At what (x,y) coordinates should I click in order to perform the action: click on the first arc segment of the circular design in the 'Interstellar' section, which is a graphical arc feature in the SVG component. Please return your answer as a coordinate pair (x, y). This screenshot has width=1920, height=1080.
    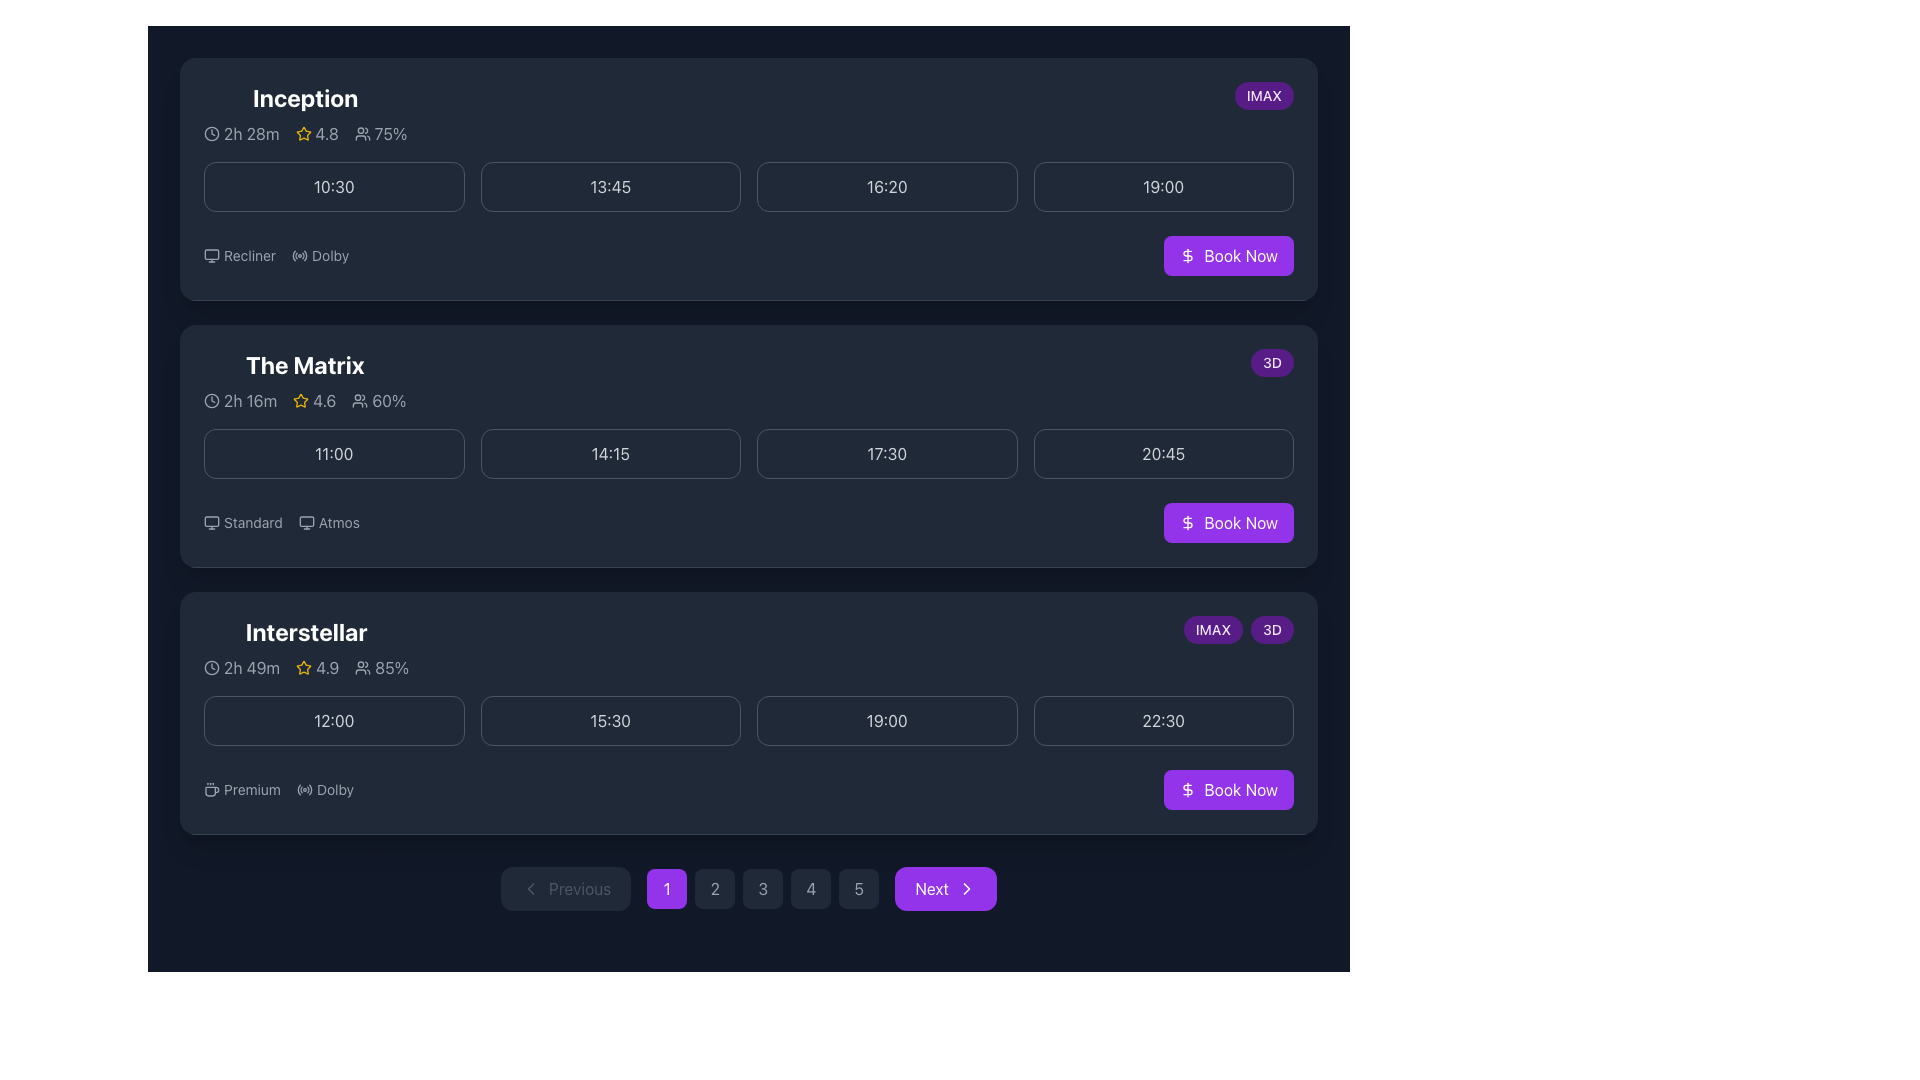
    Looking at the image, I should click on (298, 789).